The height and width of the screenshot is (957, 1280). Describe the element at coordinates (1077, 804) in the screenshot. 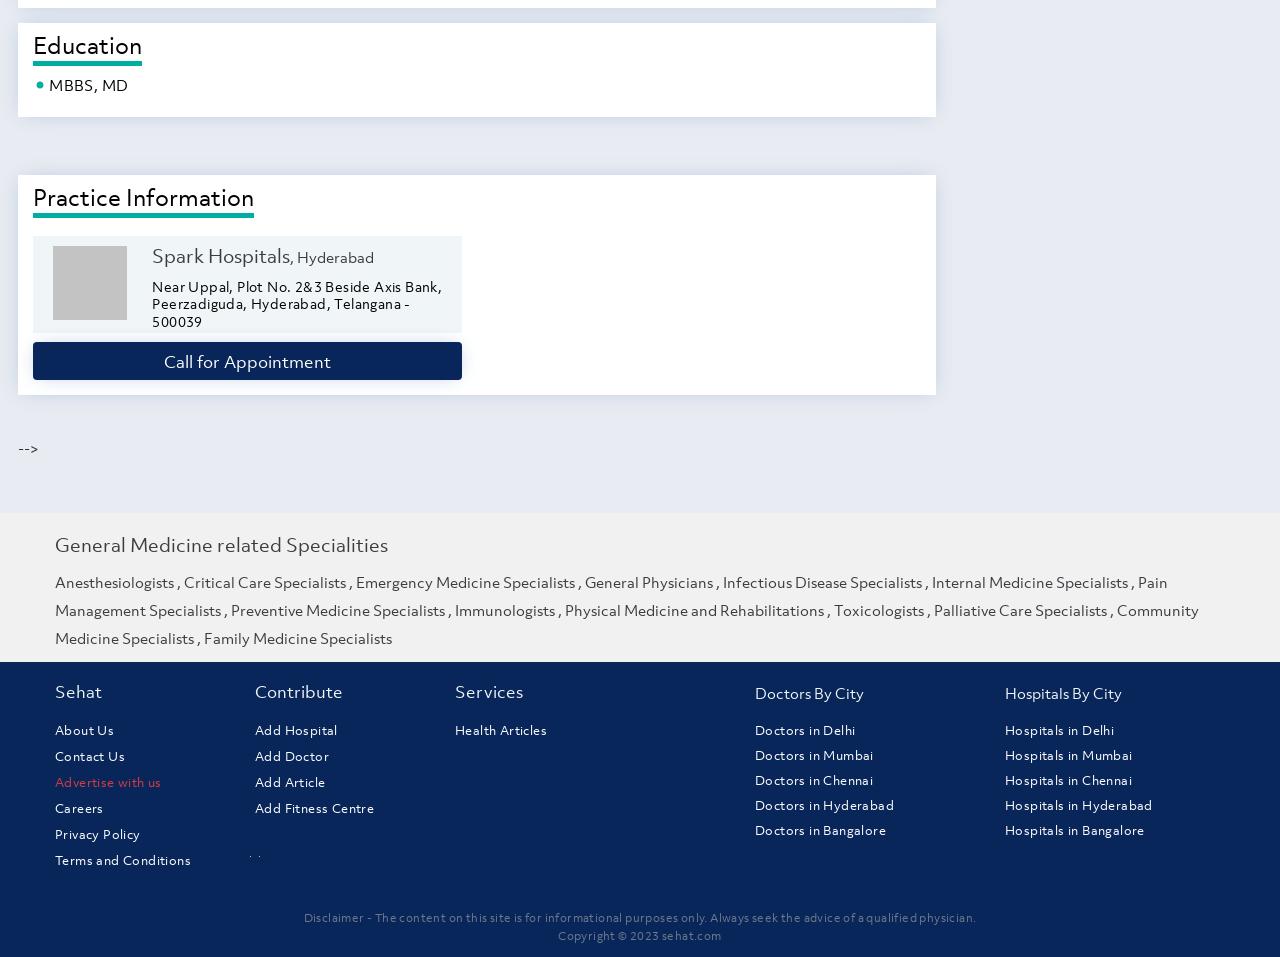

I see `'Hospitals in Hyderabad'` at that location.